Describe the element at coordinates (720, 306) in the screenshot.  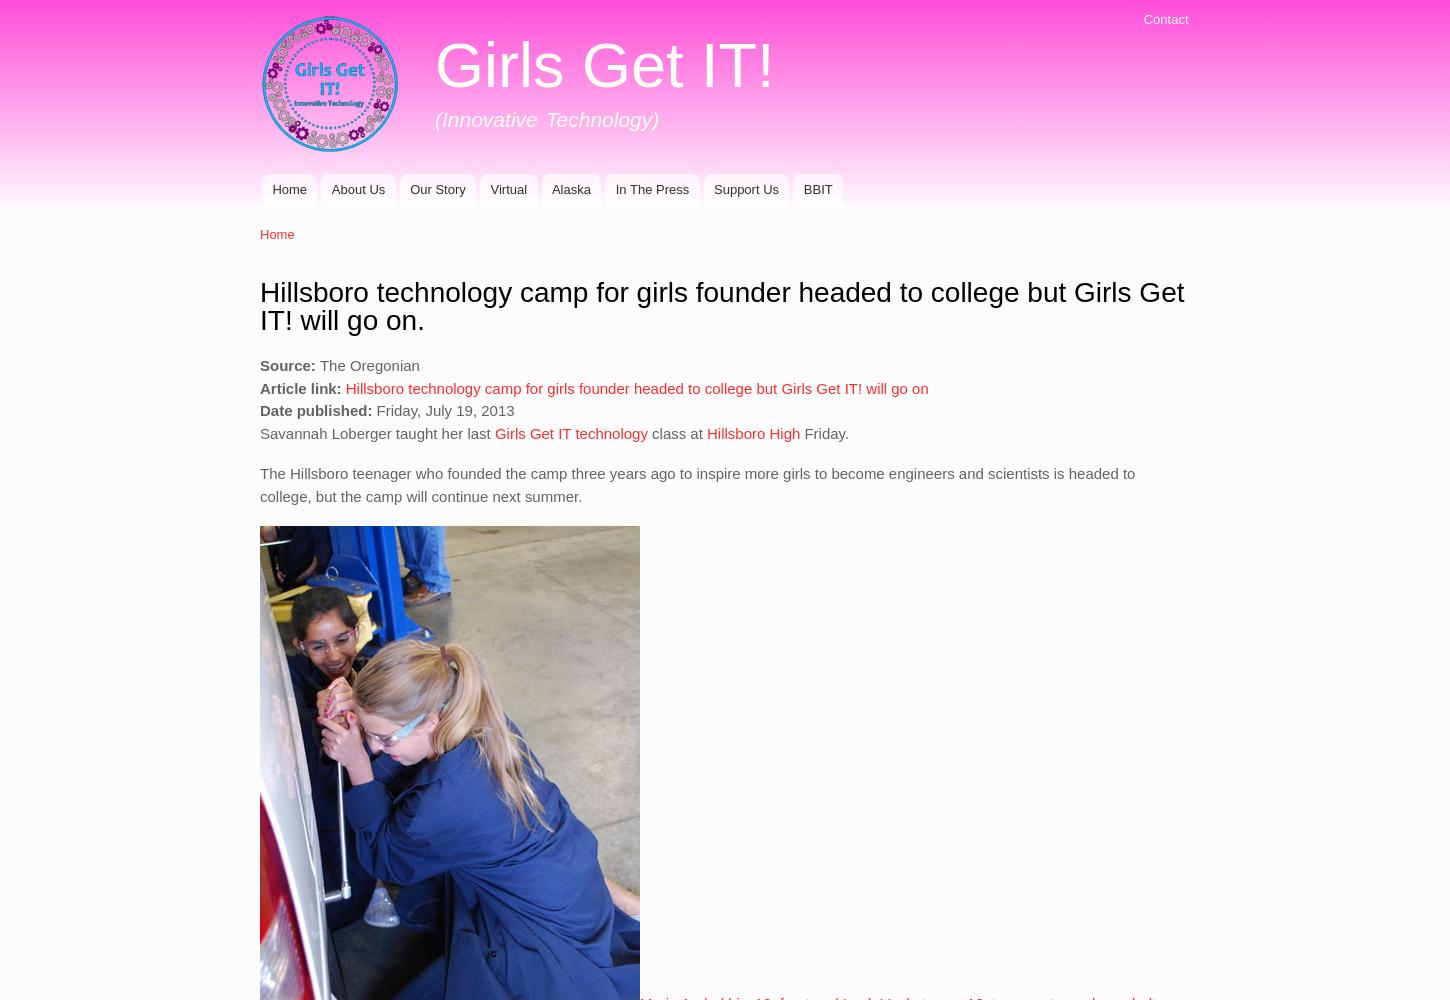
I see `'Hillsboro technology camp for girls founder headed to college but Girls Get IT! will go on.'` at that location.